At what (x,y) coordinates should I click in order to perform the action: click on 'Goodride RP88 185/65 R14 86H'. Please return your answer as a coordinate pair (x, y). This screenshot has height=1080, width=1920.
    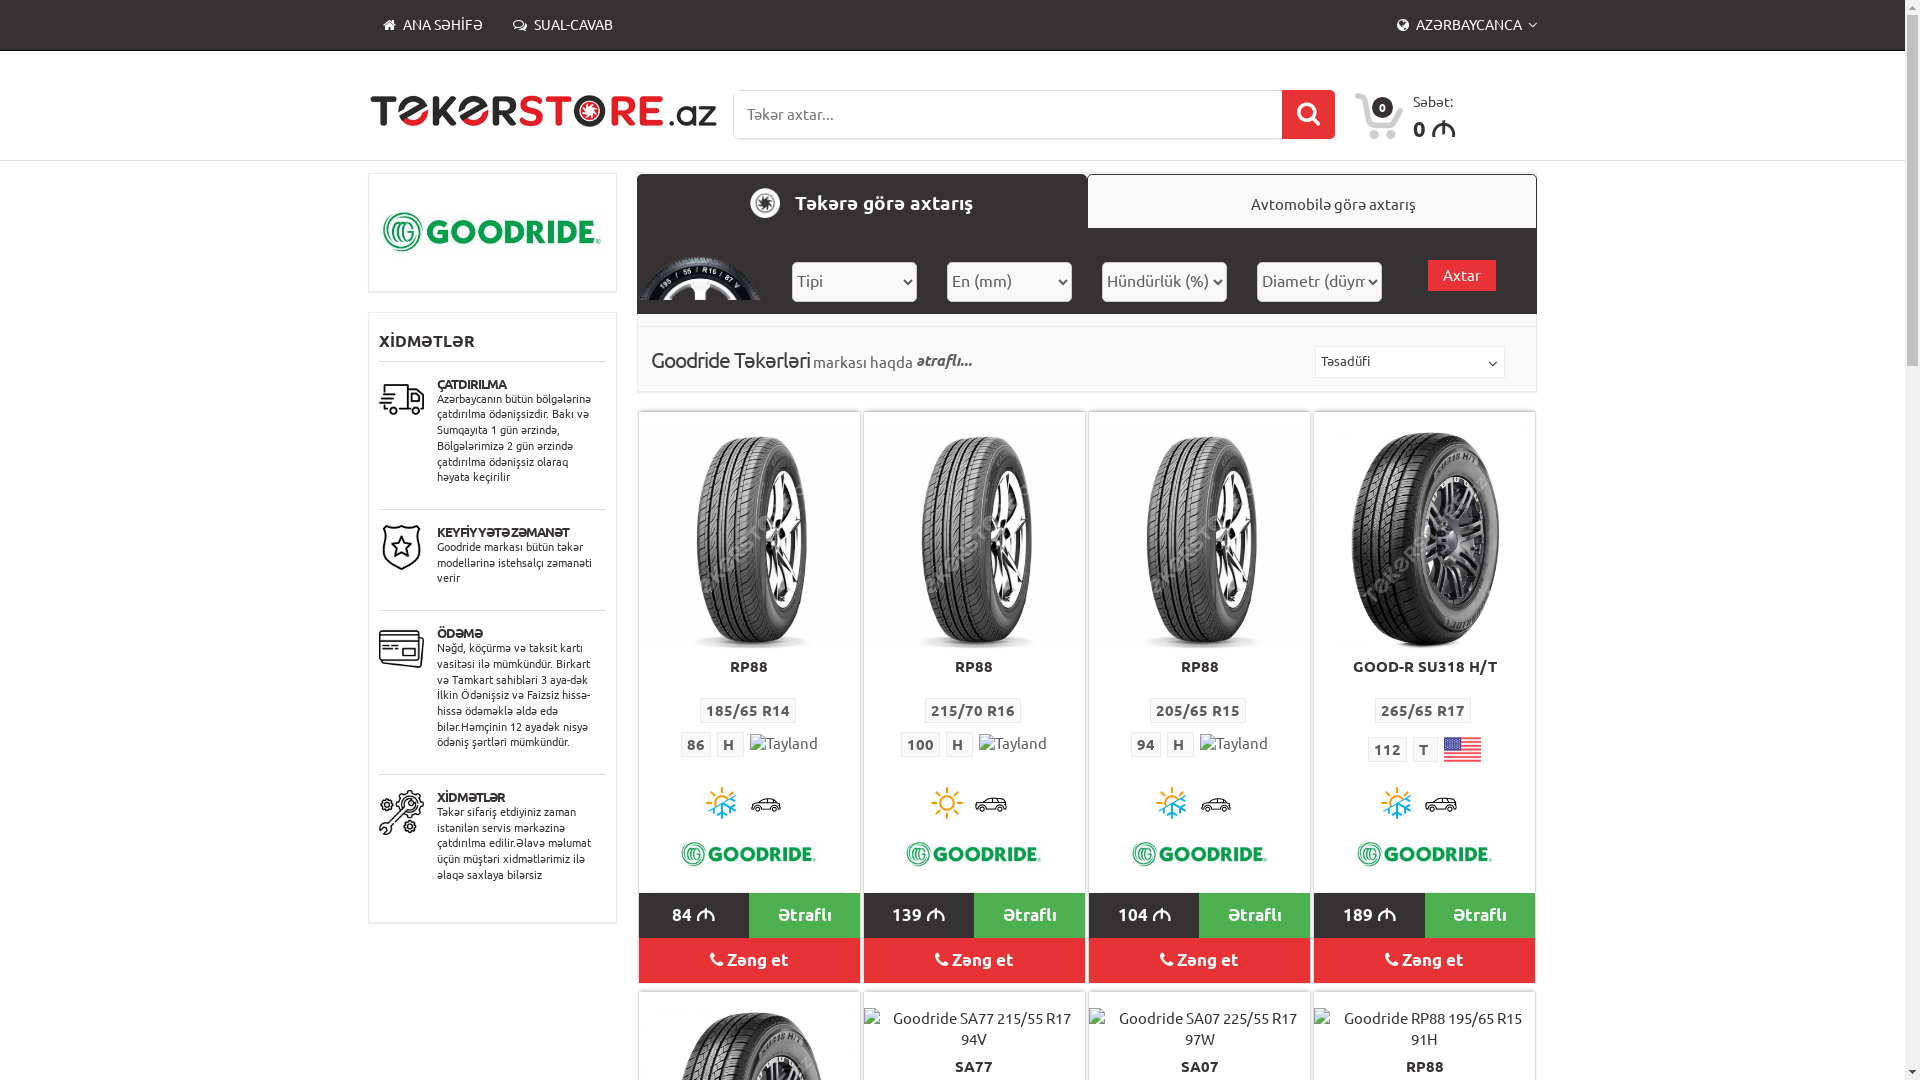
    Looking at the image, I should click on (637, 537).